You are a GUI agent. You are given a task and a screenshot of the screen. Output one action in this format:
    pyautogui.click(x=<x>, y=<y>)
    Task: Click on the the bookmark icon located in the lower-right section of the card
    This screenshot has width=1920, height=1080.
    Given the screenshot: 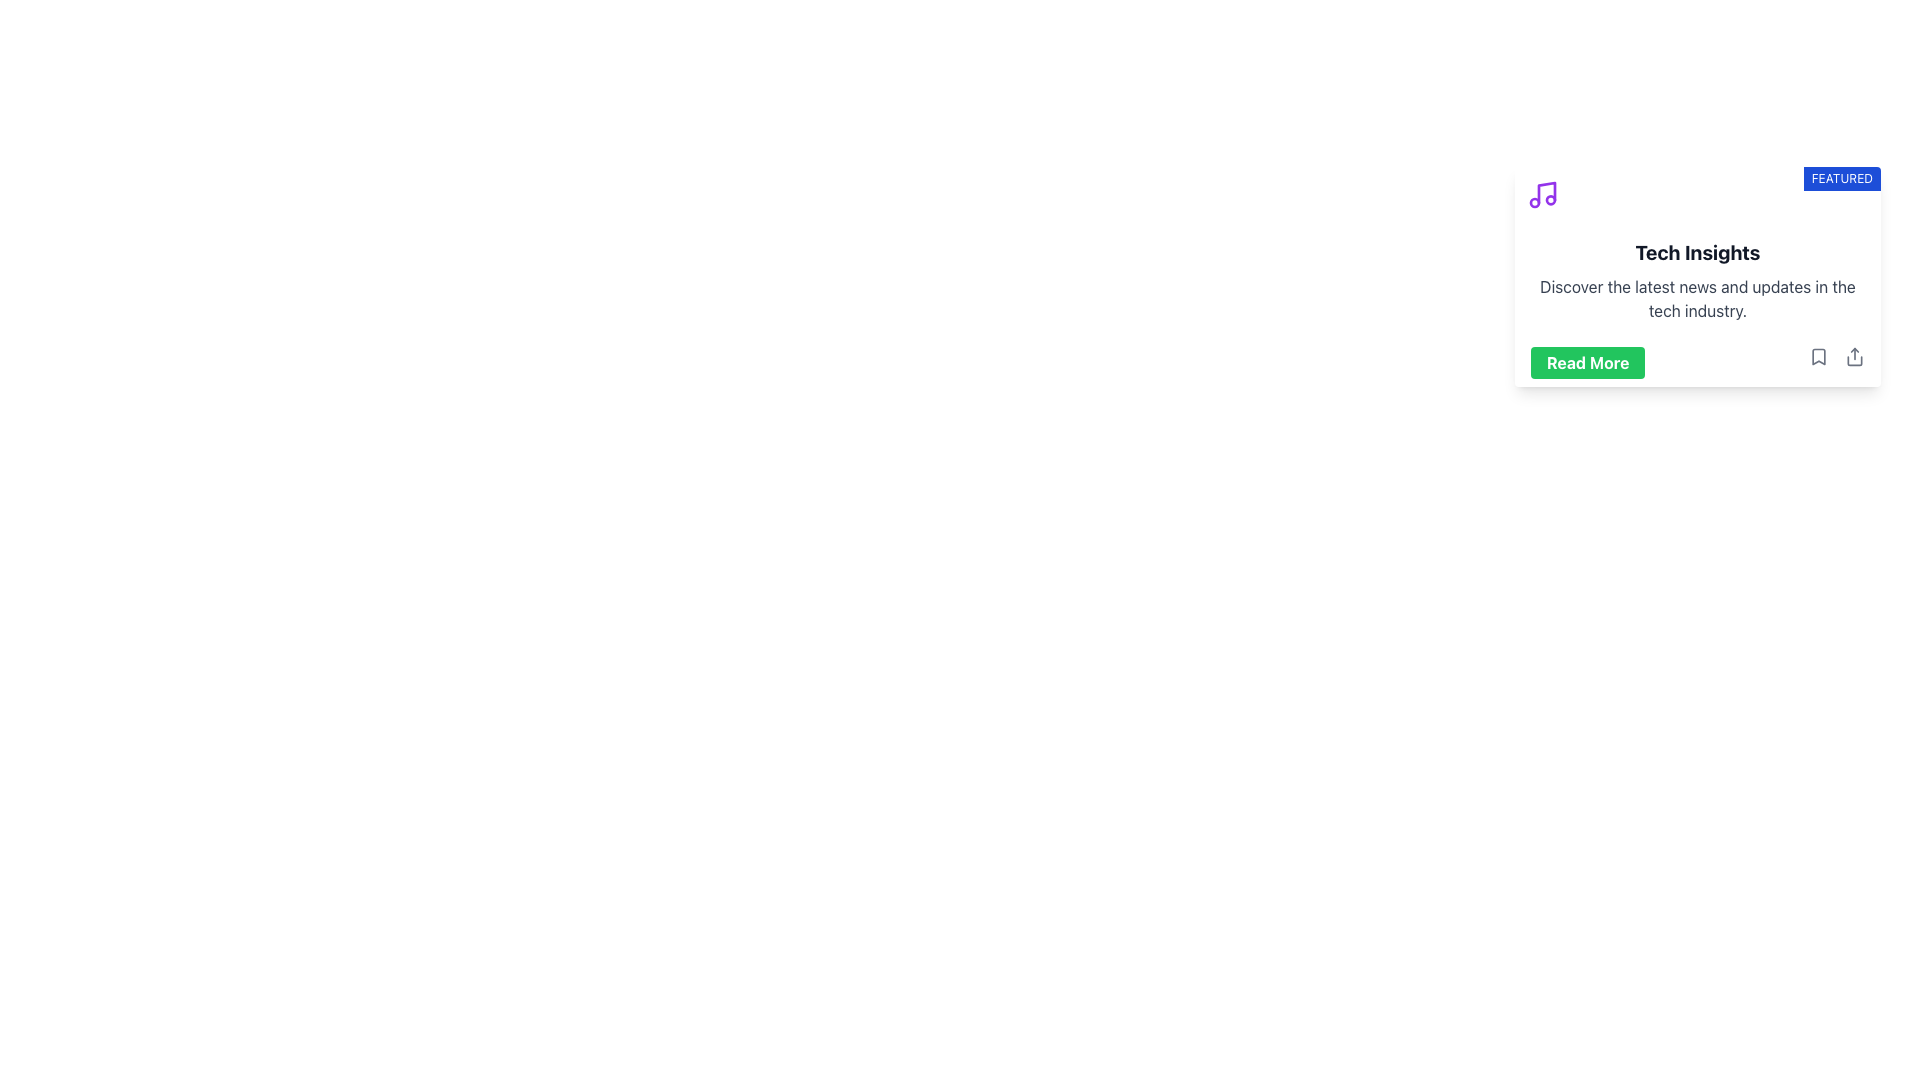 What is the action you would take?
    pyautogui.click(x=1819, y=356)
    